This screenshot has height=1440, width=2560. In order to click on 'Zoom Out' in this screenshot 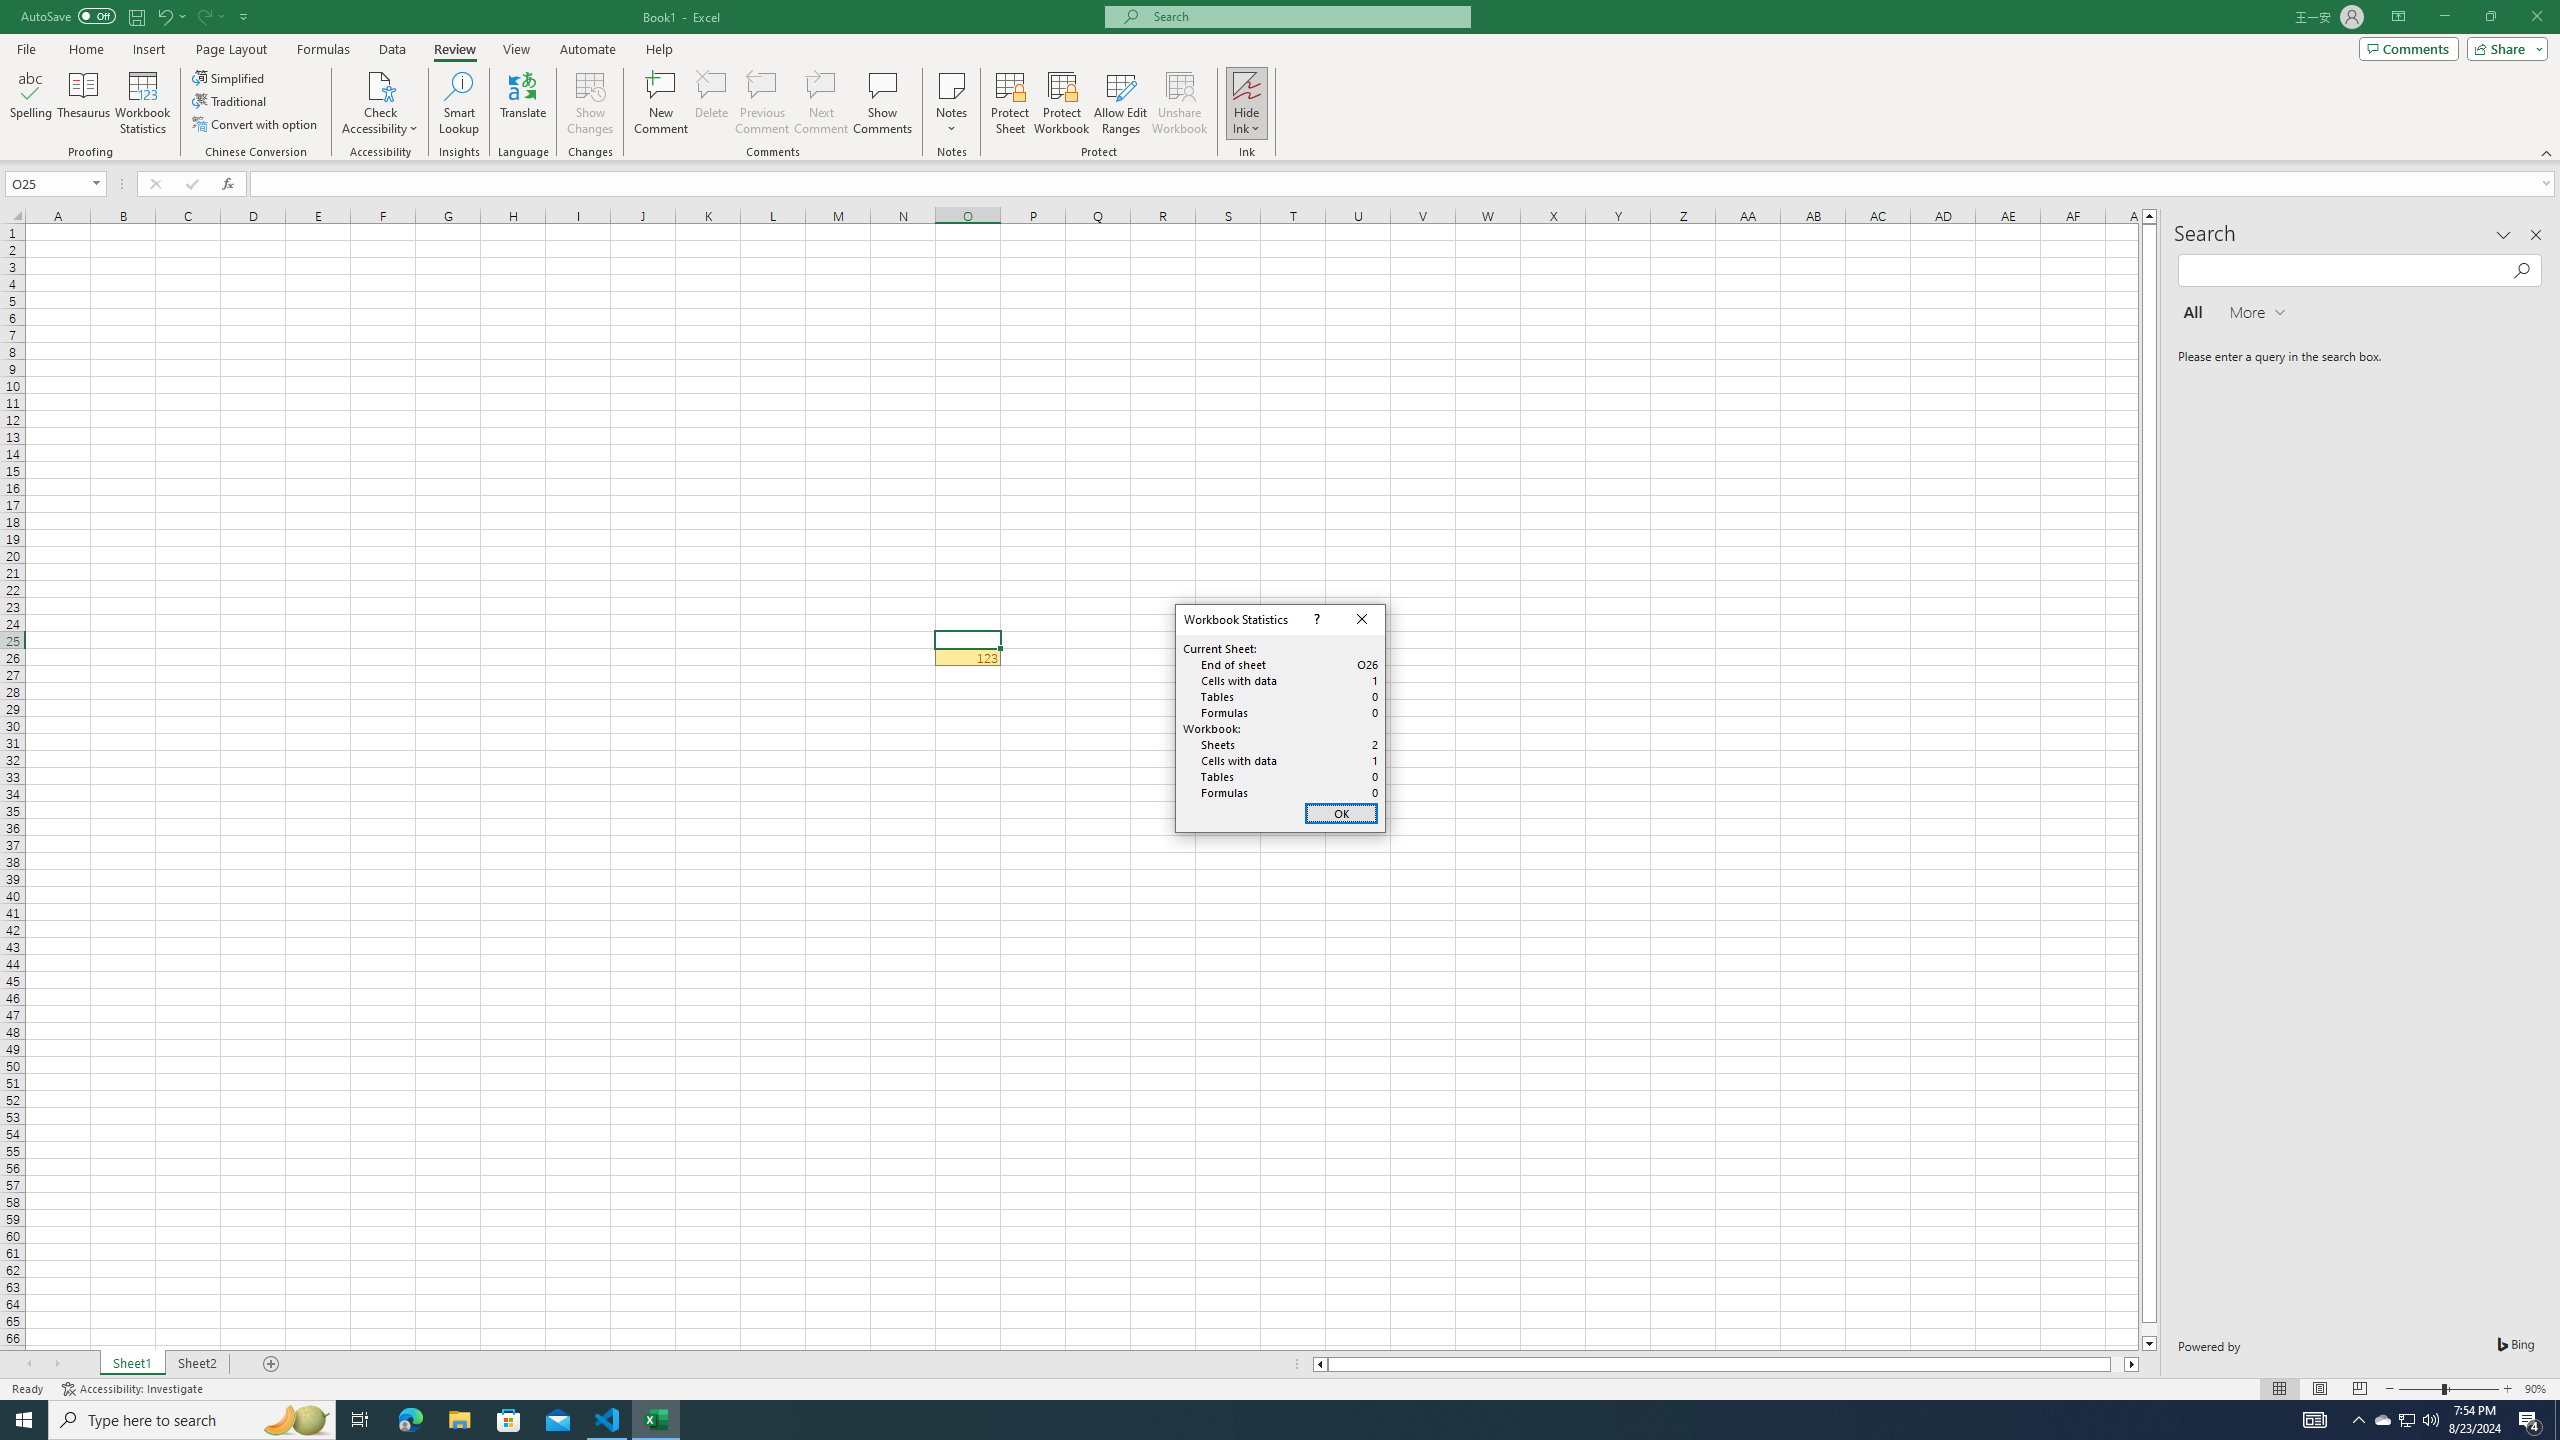, I will do `click(2420, 1389)`.